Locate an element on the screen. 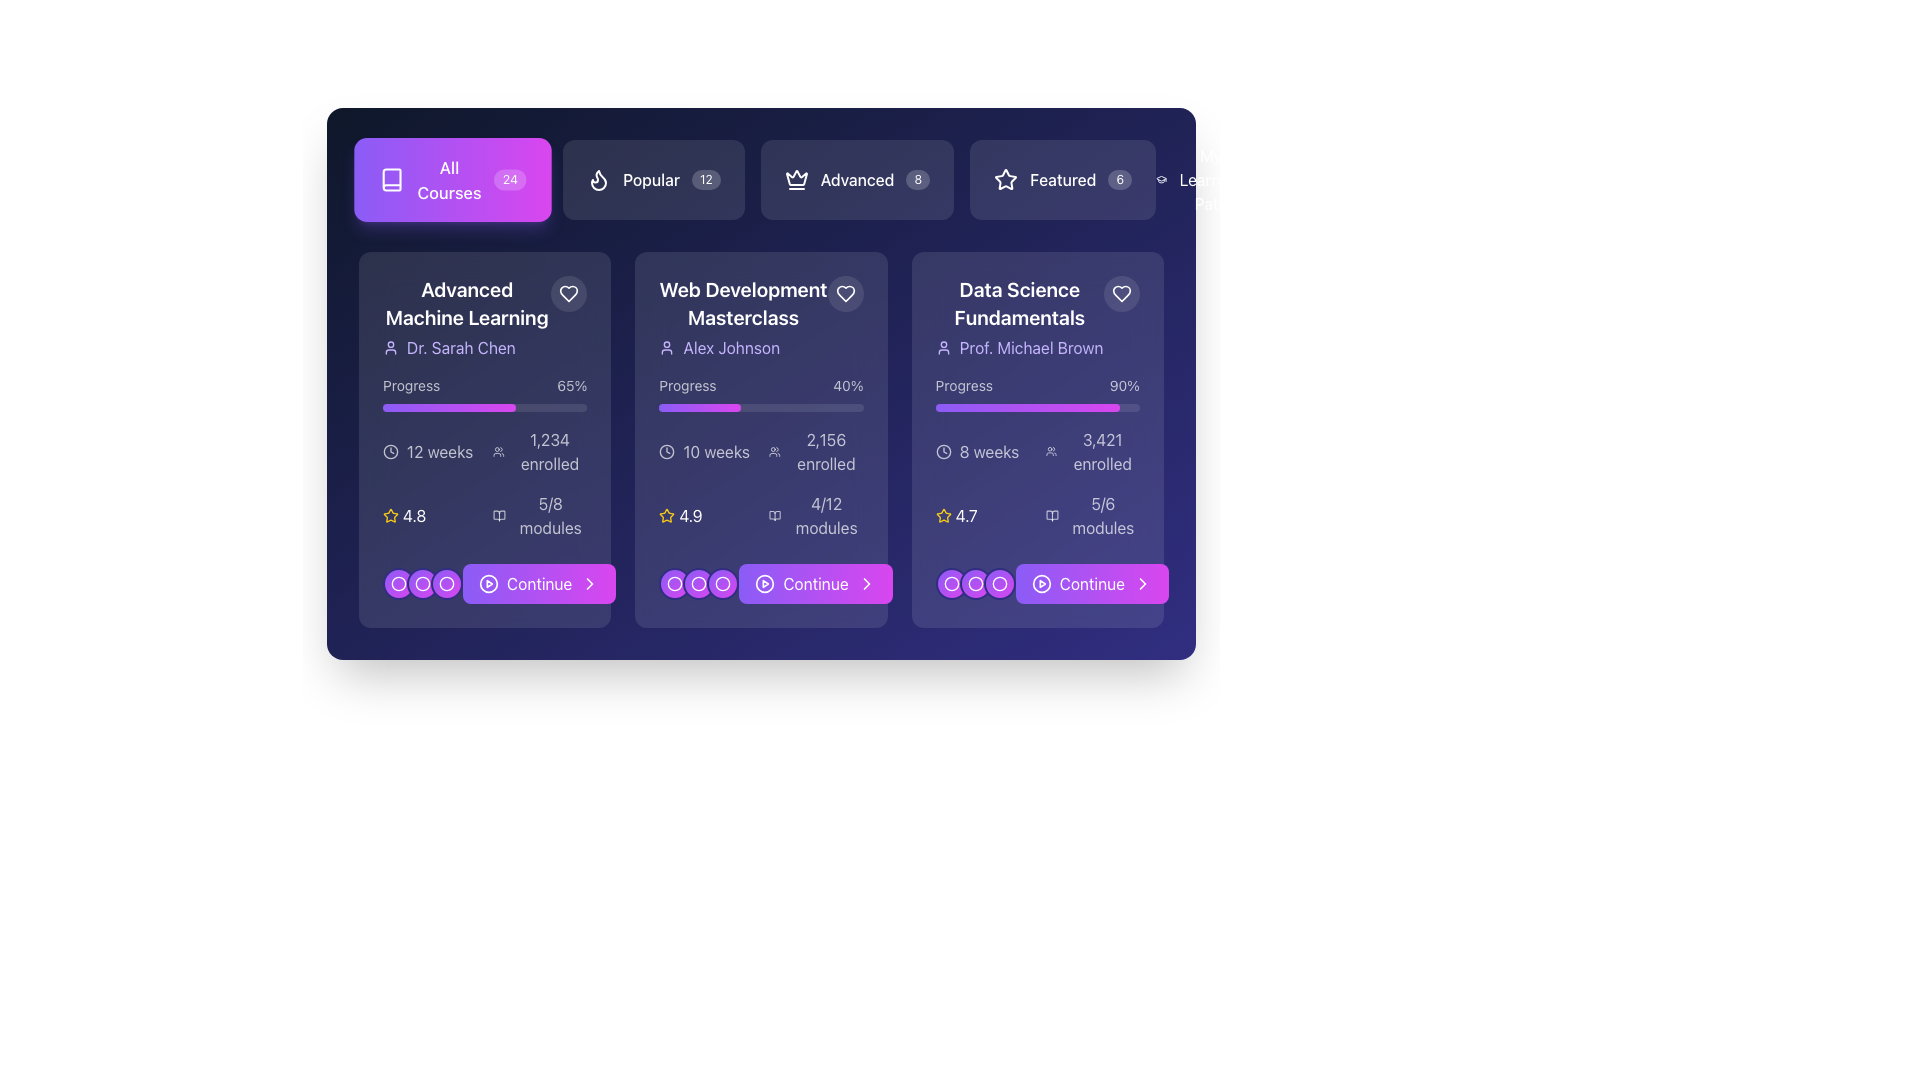  the text indicating the number of participants enrolled in the course, which is located in the second column beneath the duration indicator and above the progress bar and rating details is located at coordinates (816, 451).